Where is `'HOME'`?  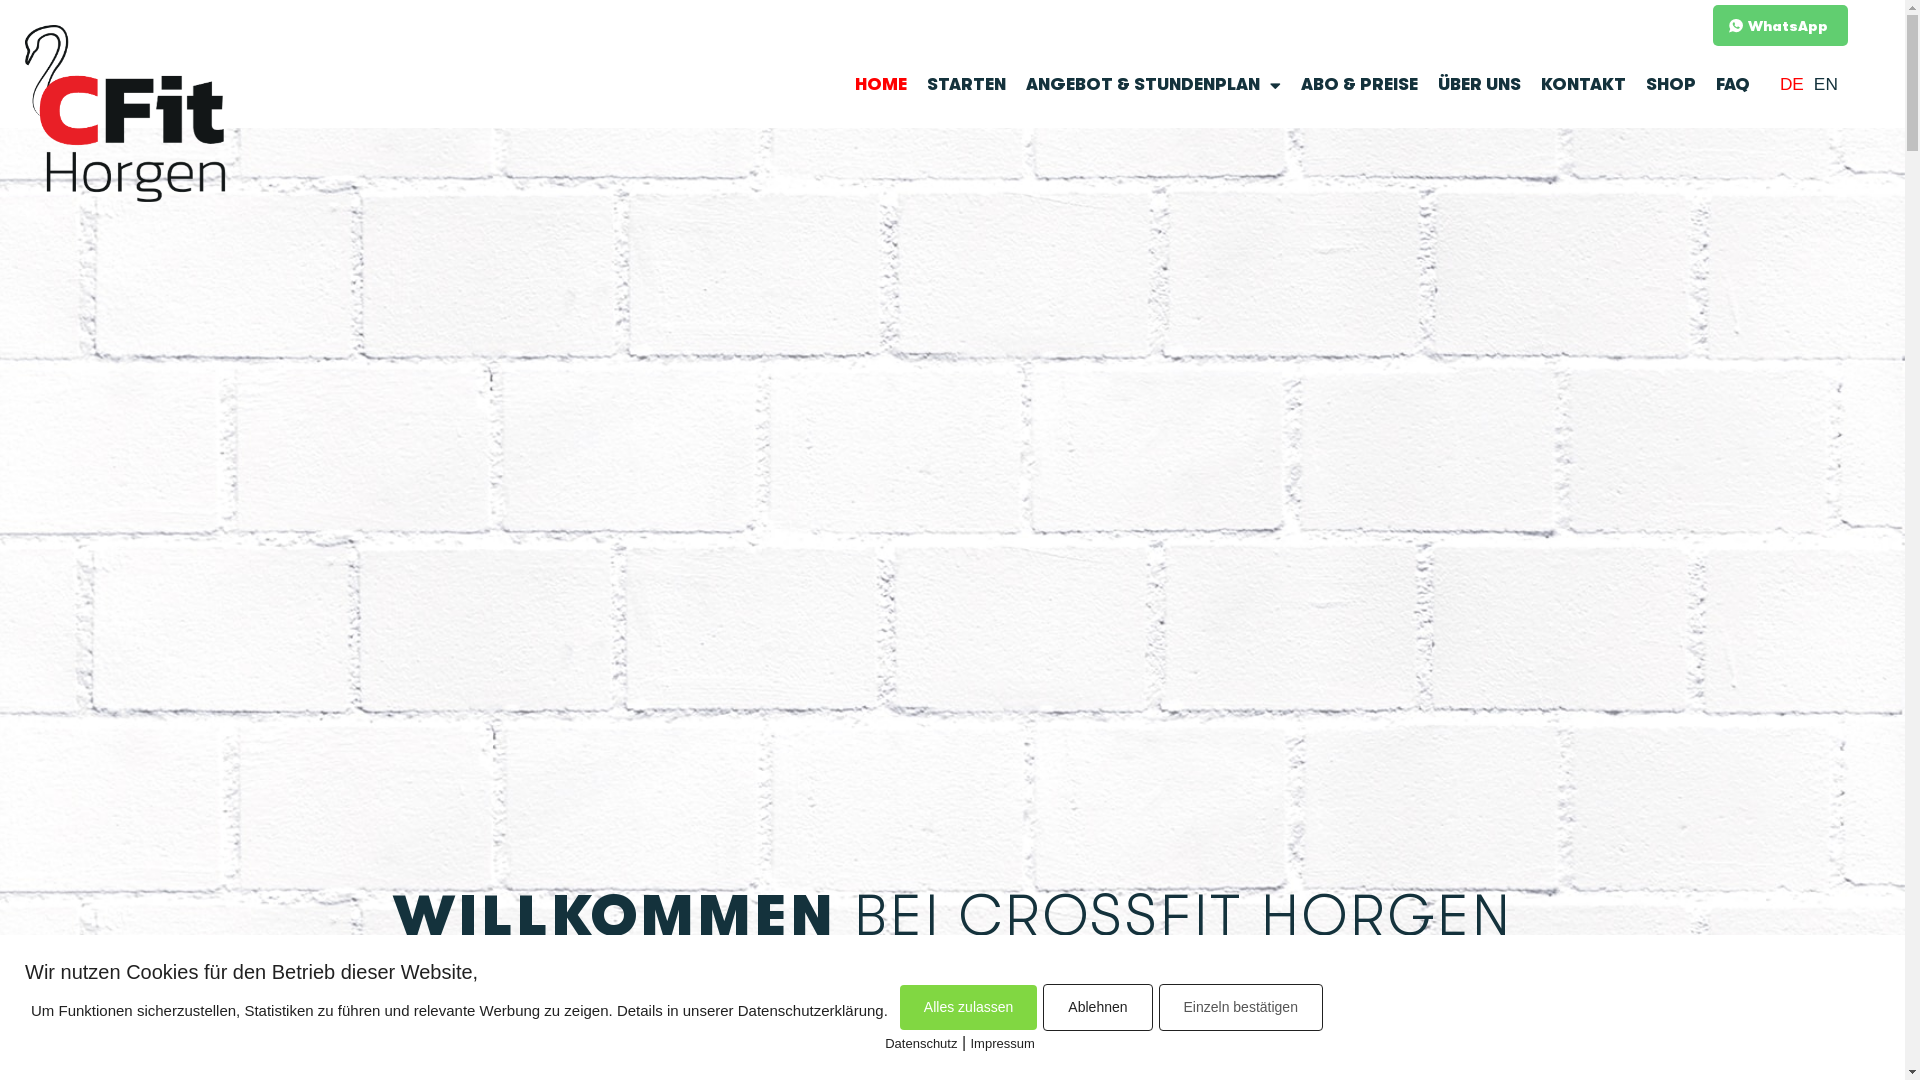 'HOME' is located at coordinates (880, 83).